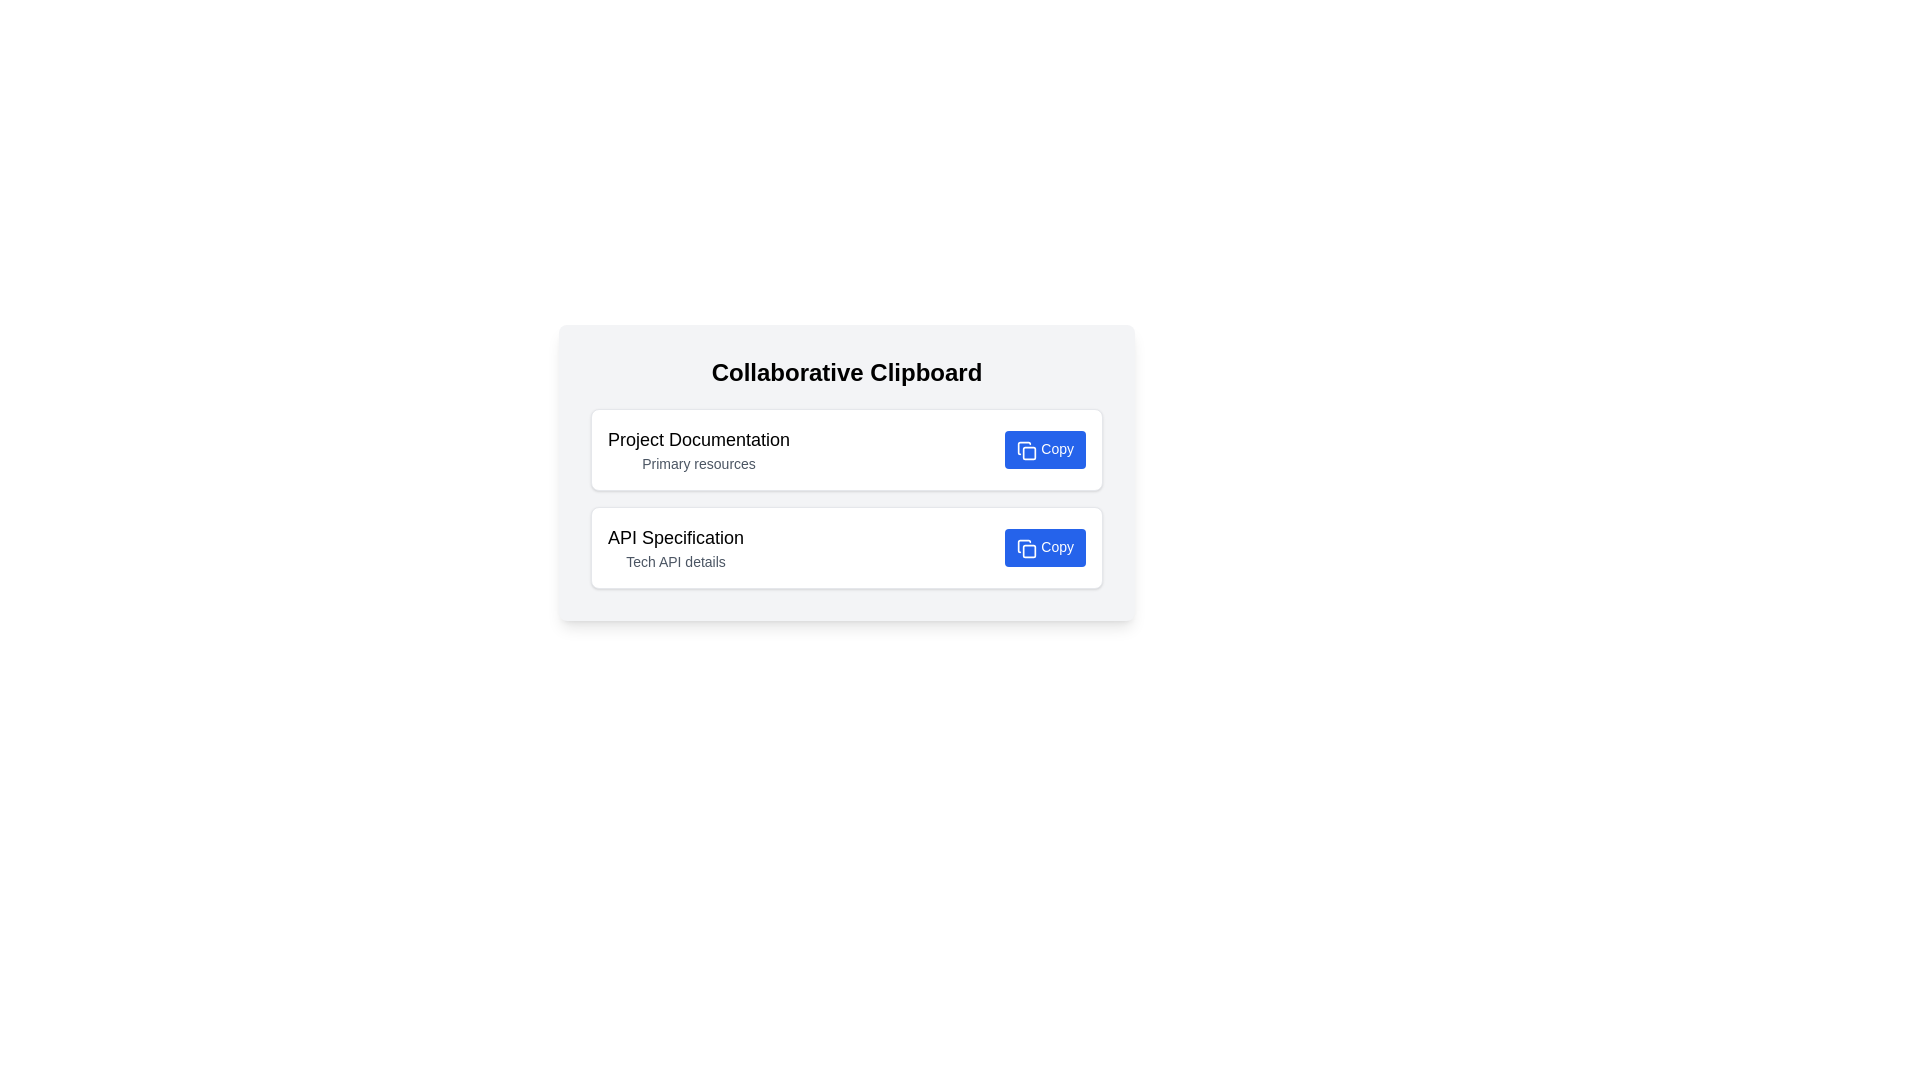 Image resolution: width=1920 pixels, height=1080 pixels. I want to click on text from the title label located above 'Tech API details' in the lower section of the two-item list interface, so click(676, 536).